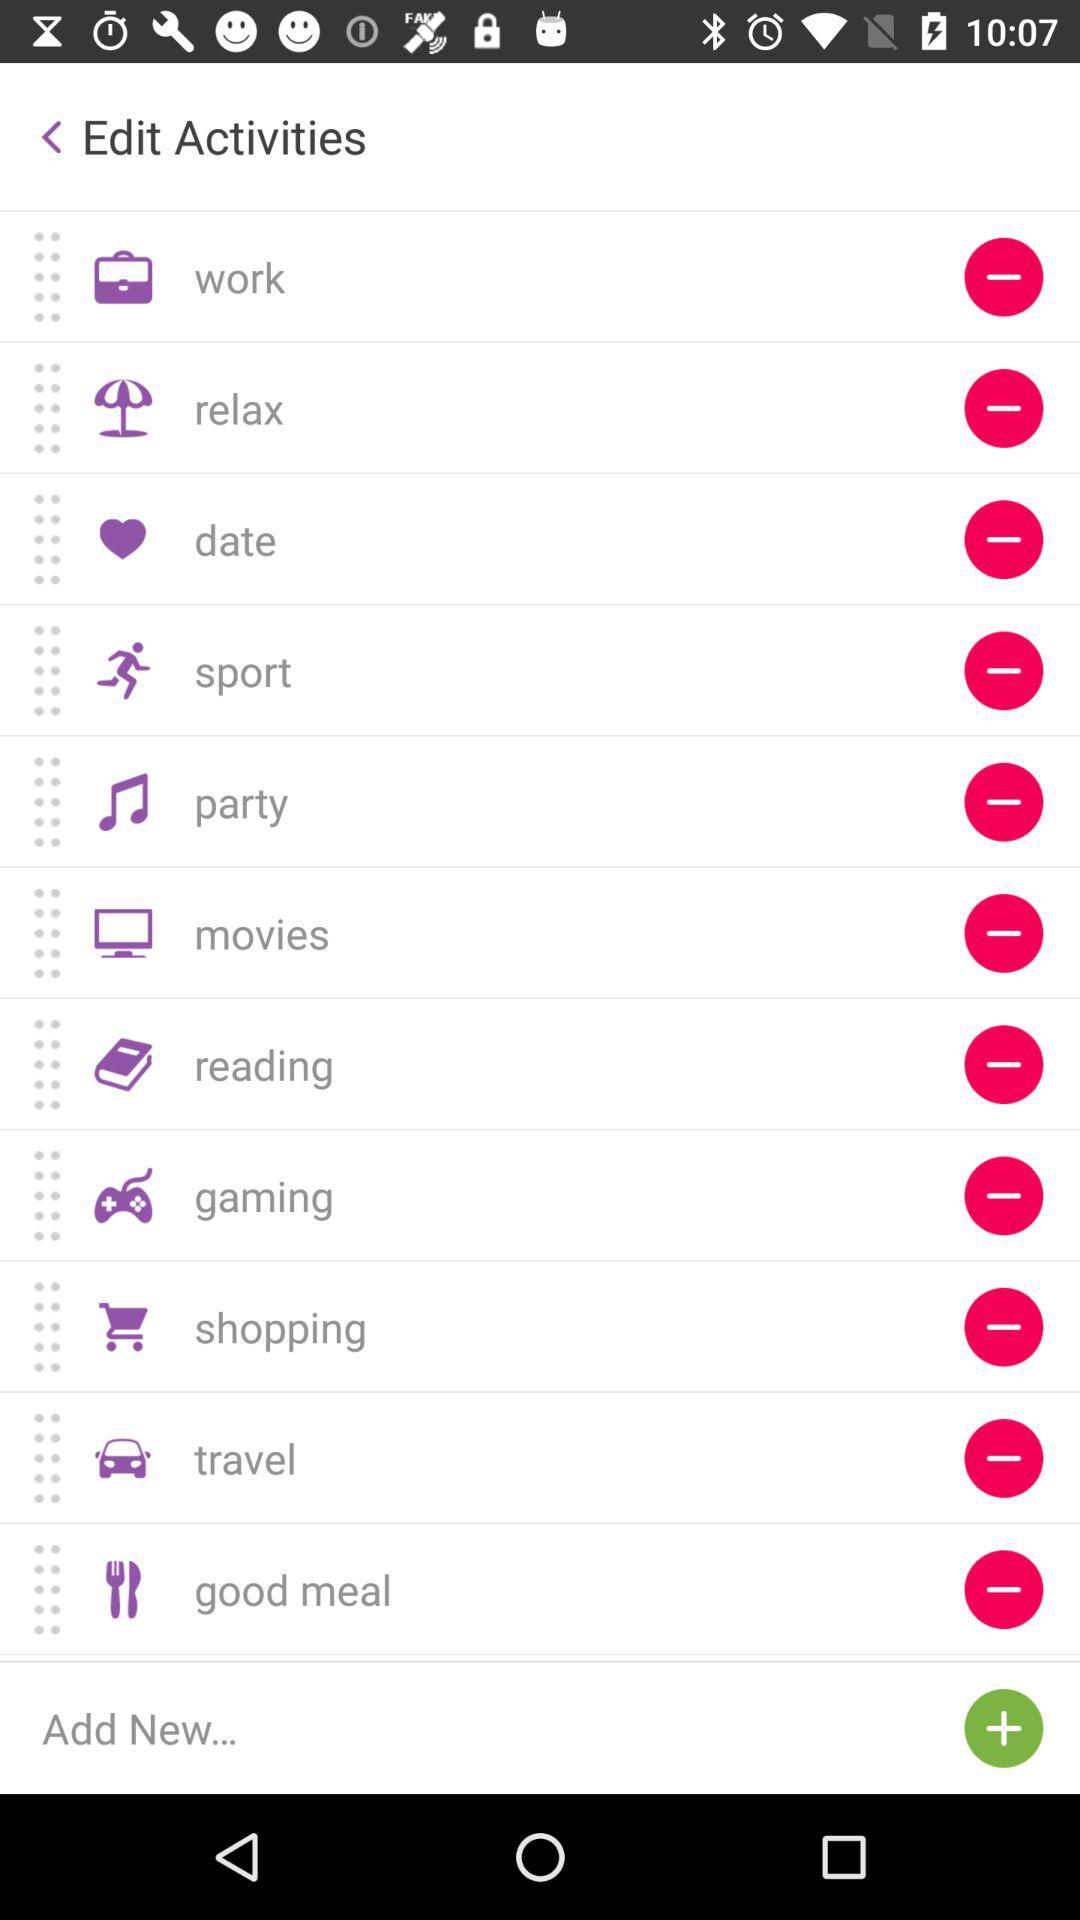  I want to click on remove relax, so click(1003, 407).